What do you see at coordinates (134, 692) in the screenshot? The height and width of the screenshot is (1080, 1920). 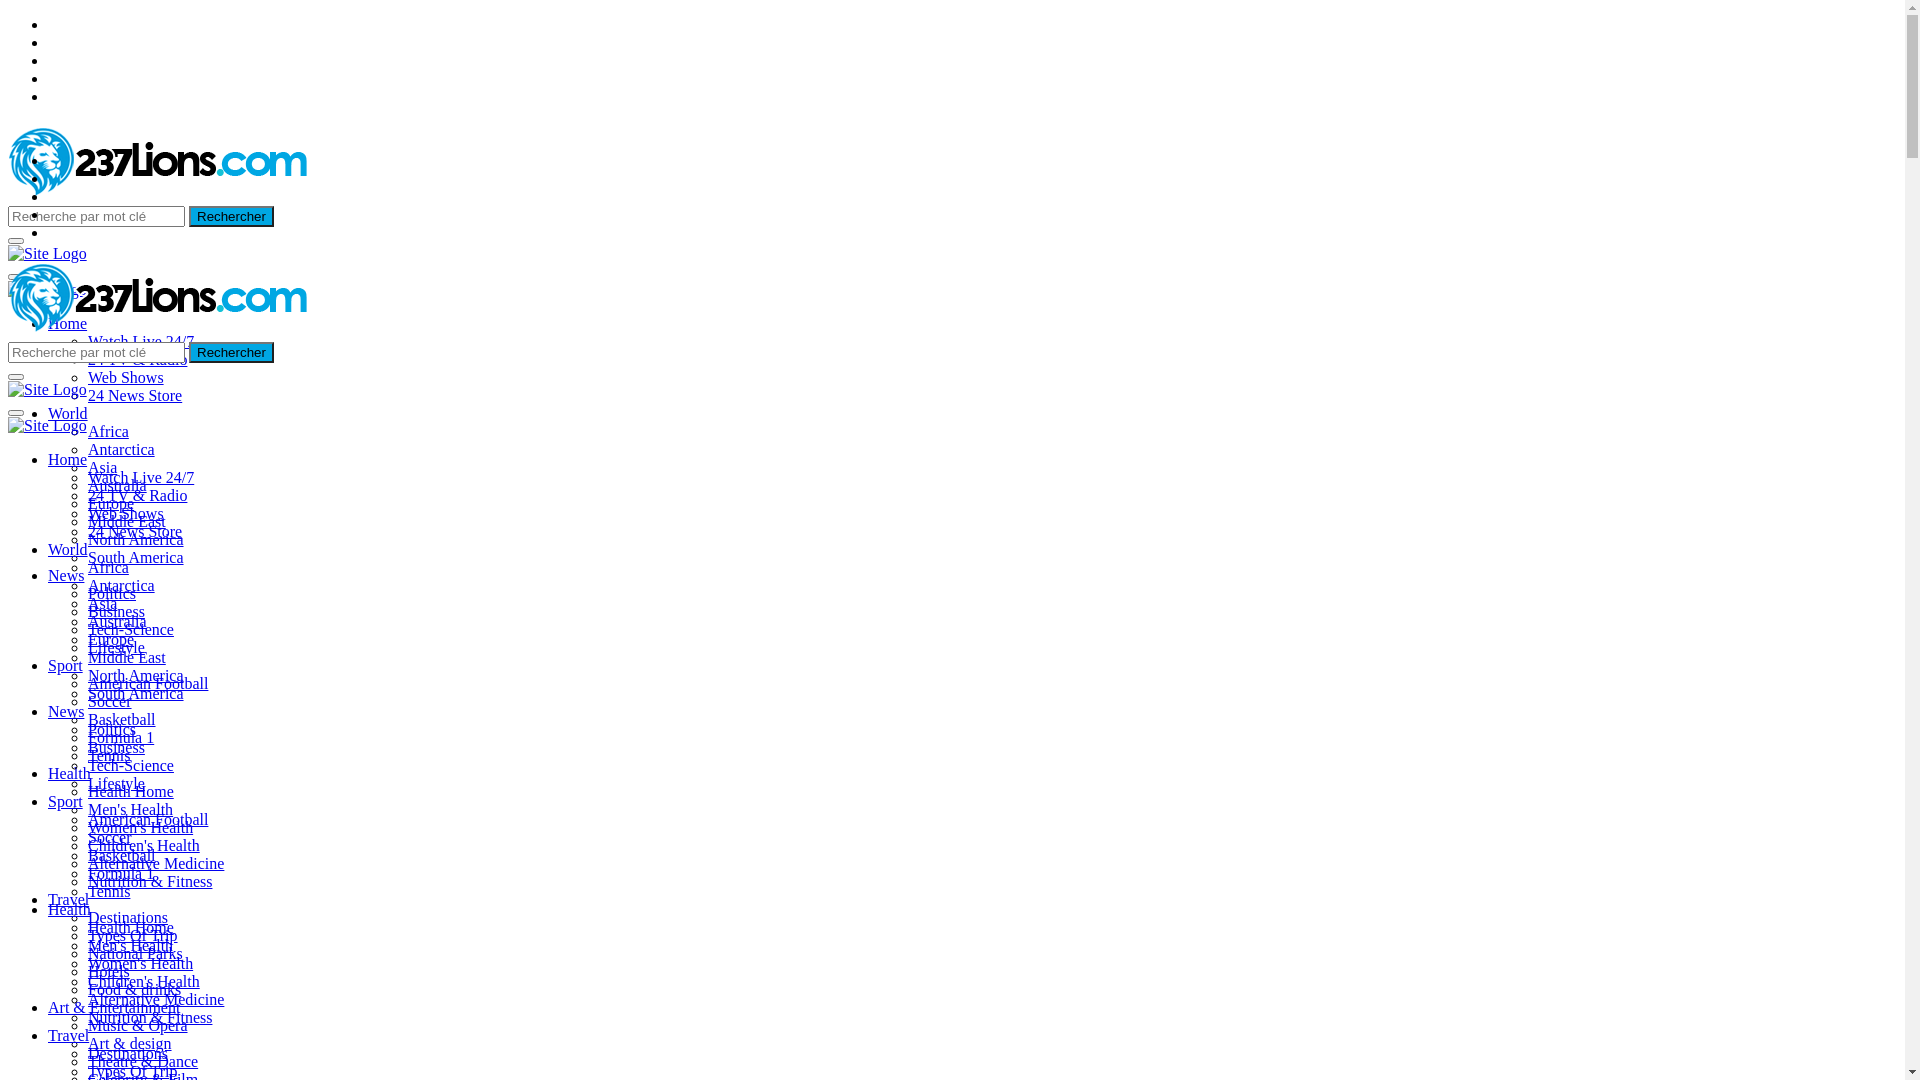 I see `'South America'` at bounding box center [134, 692].